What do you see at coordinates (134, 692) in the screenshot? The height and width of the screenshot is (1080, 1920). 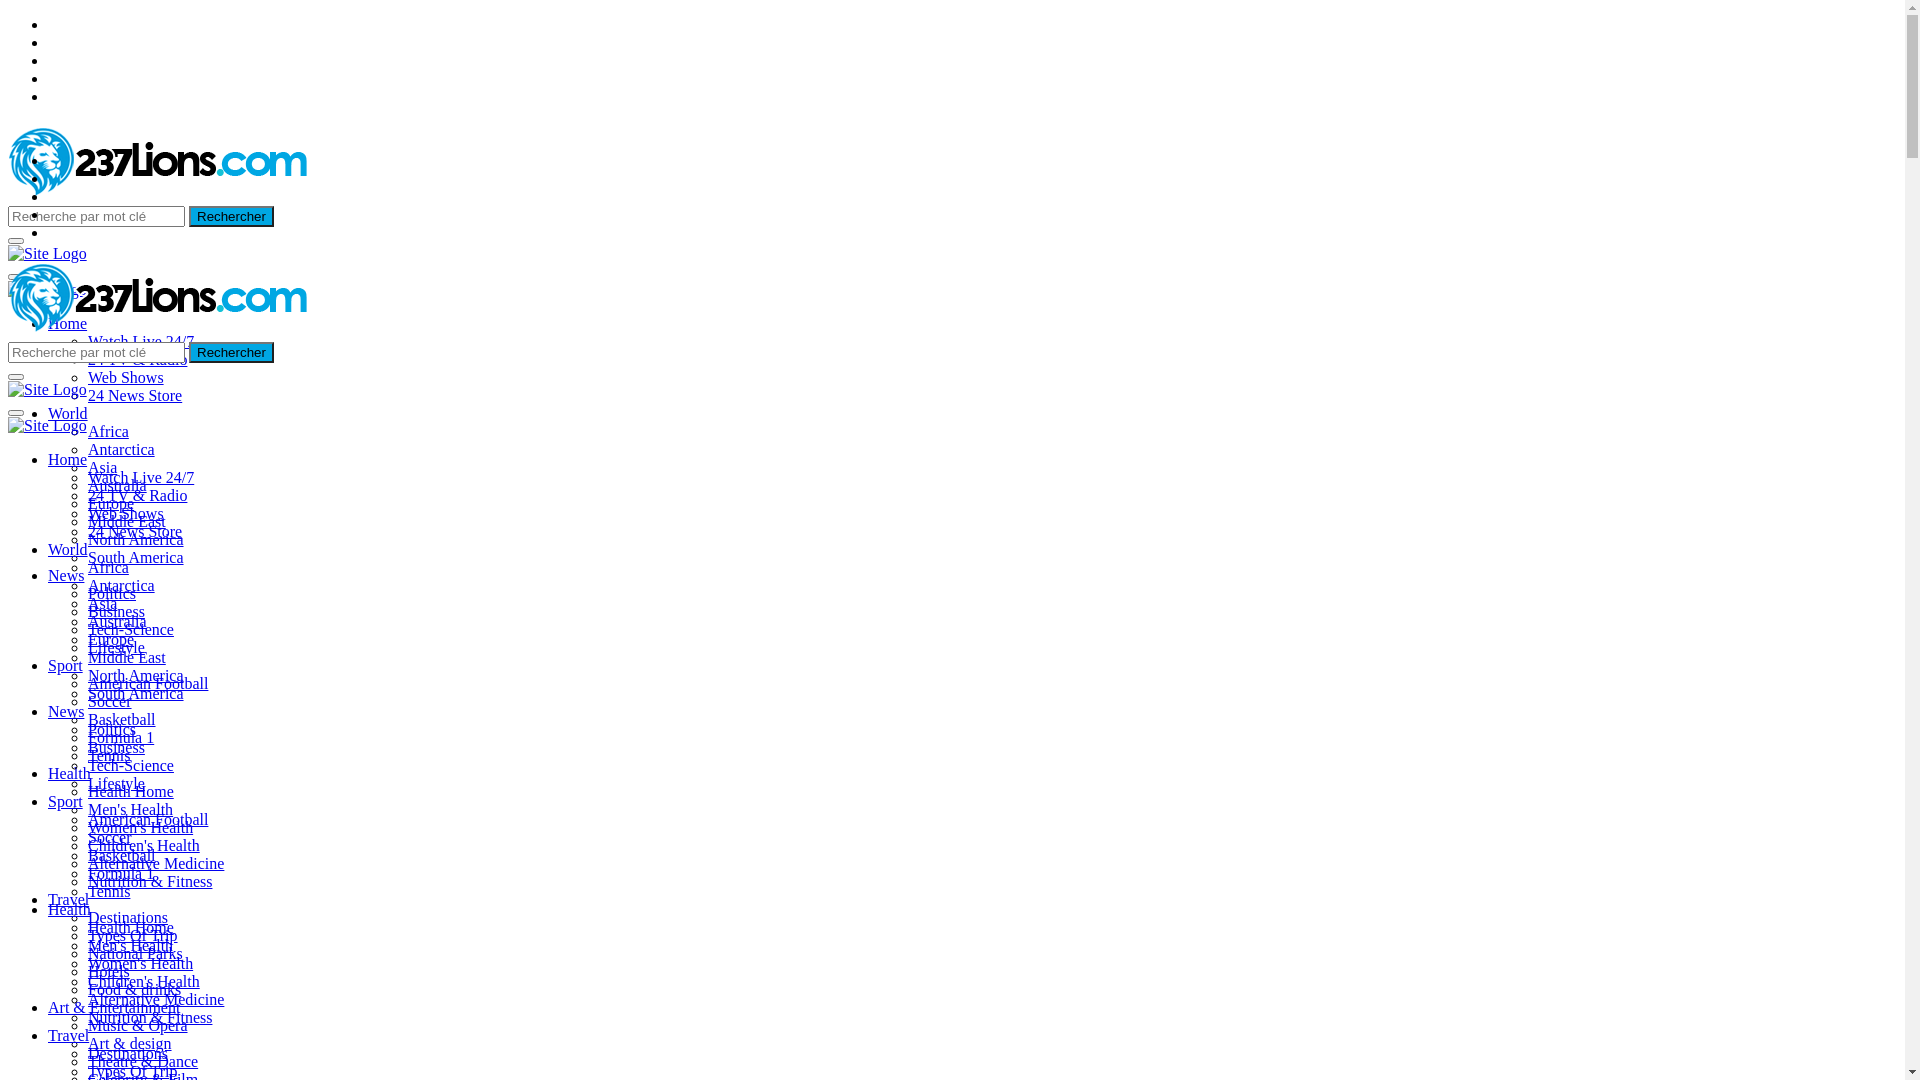 I see `'South America'` at bounding box center [134, 692].